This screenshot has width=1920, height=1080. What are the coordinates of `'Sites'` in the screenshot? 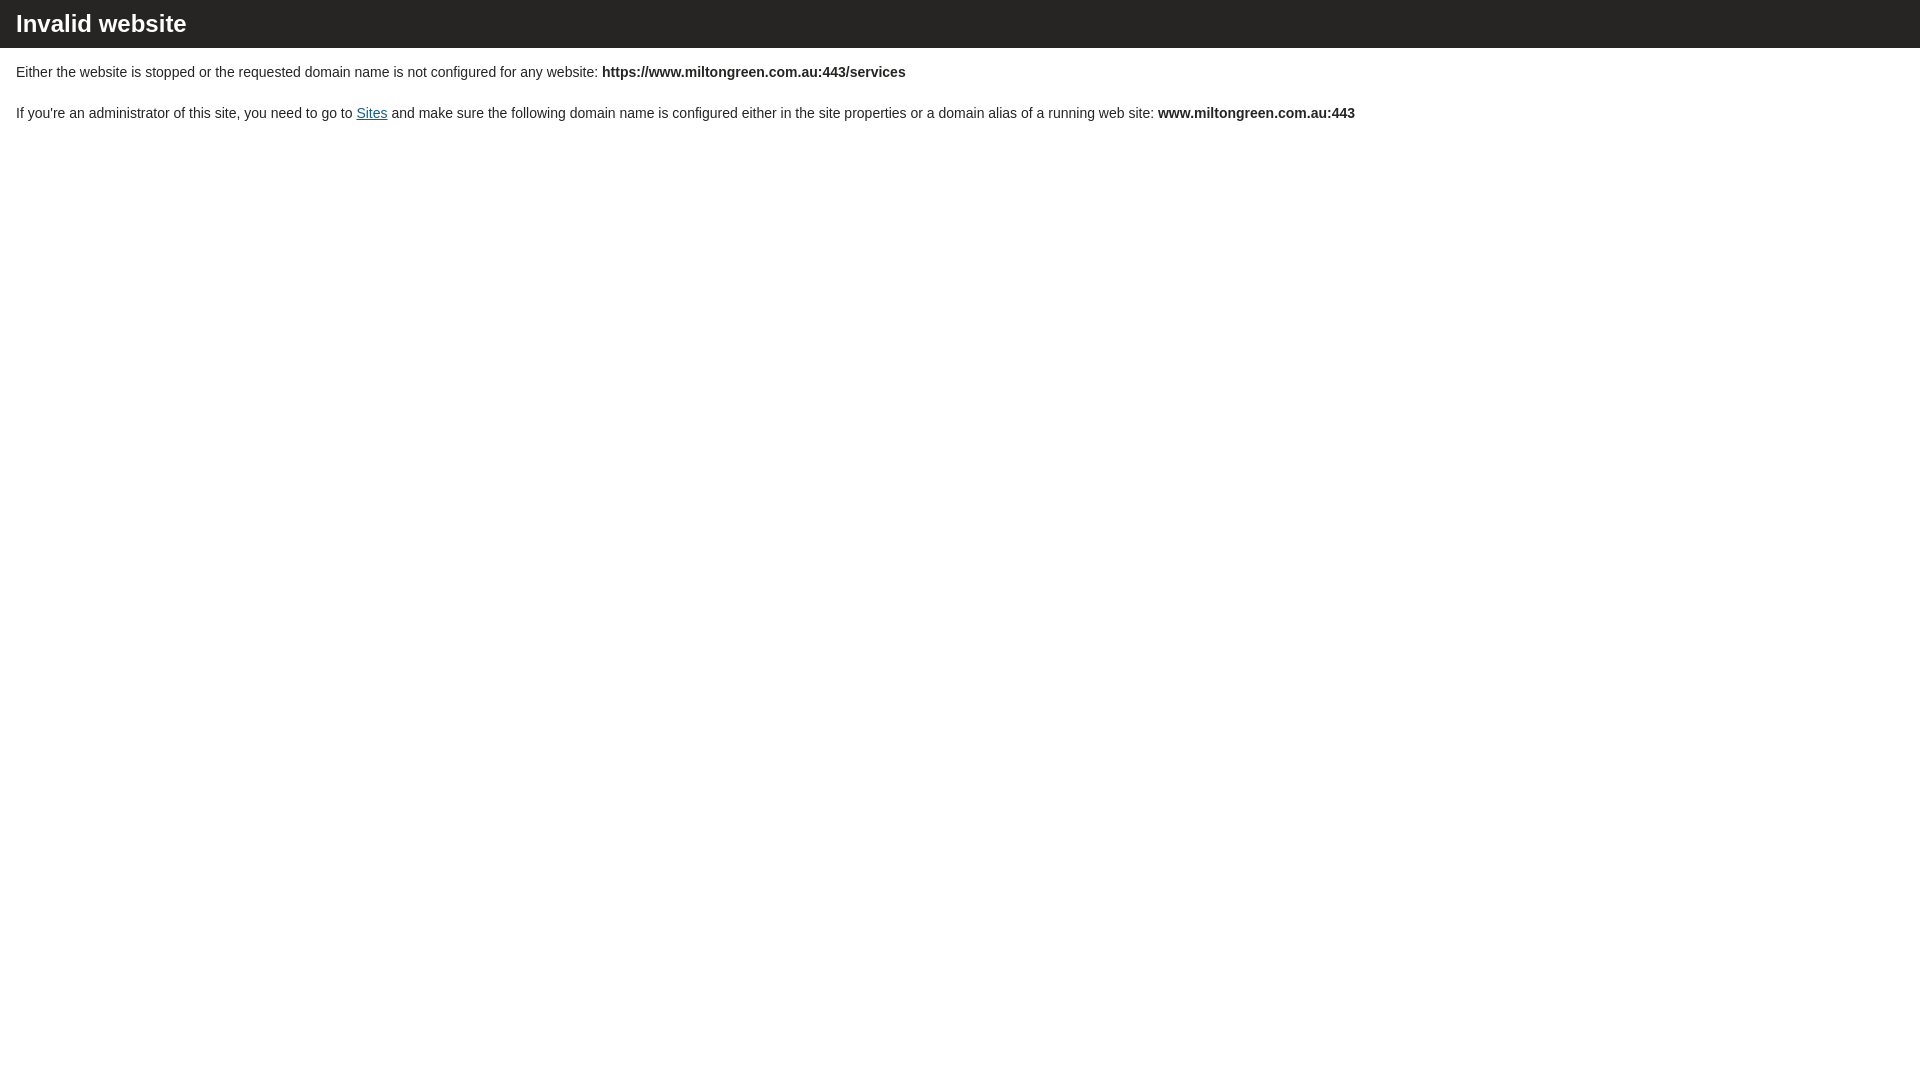 It's located at (371, 112).